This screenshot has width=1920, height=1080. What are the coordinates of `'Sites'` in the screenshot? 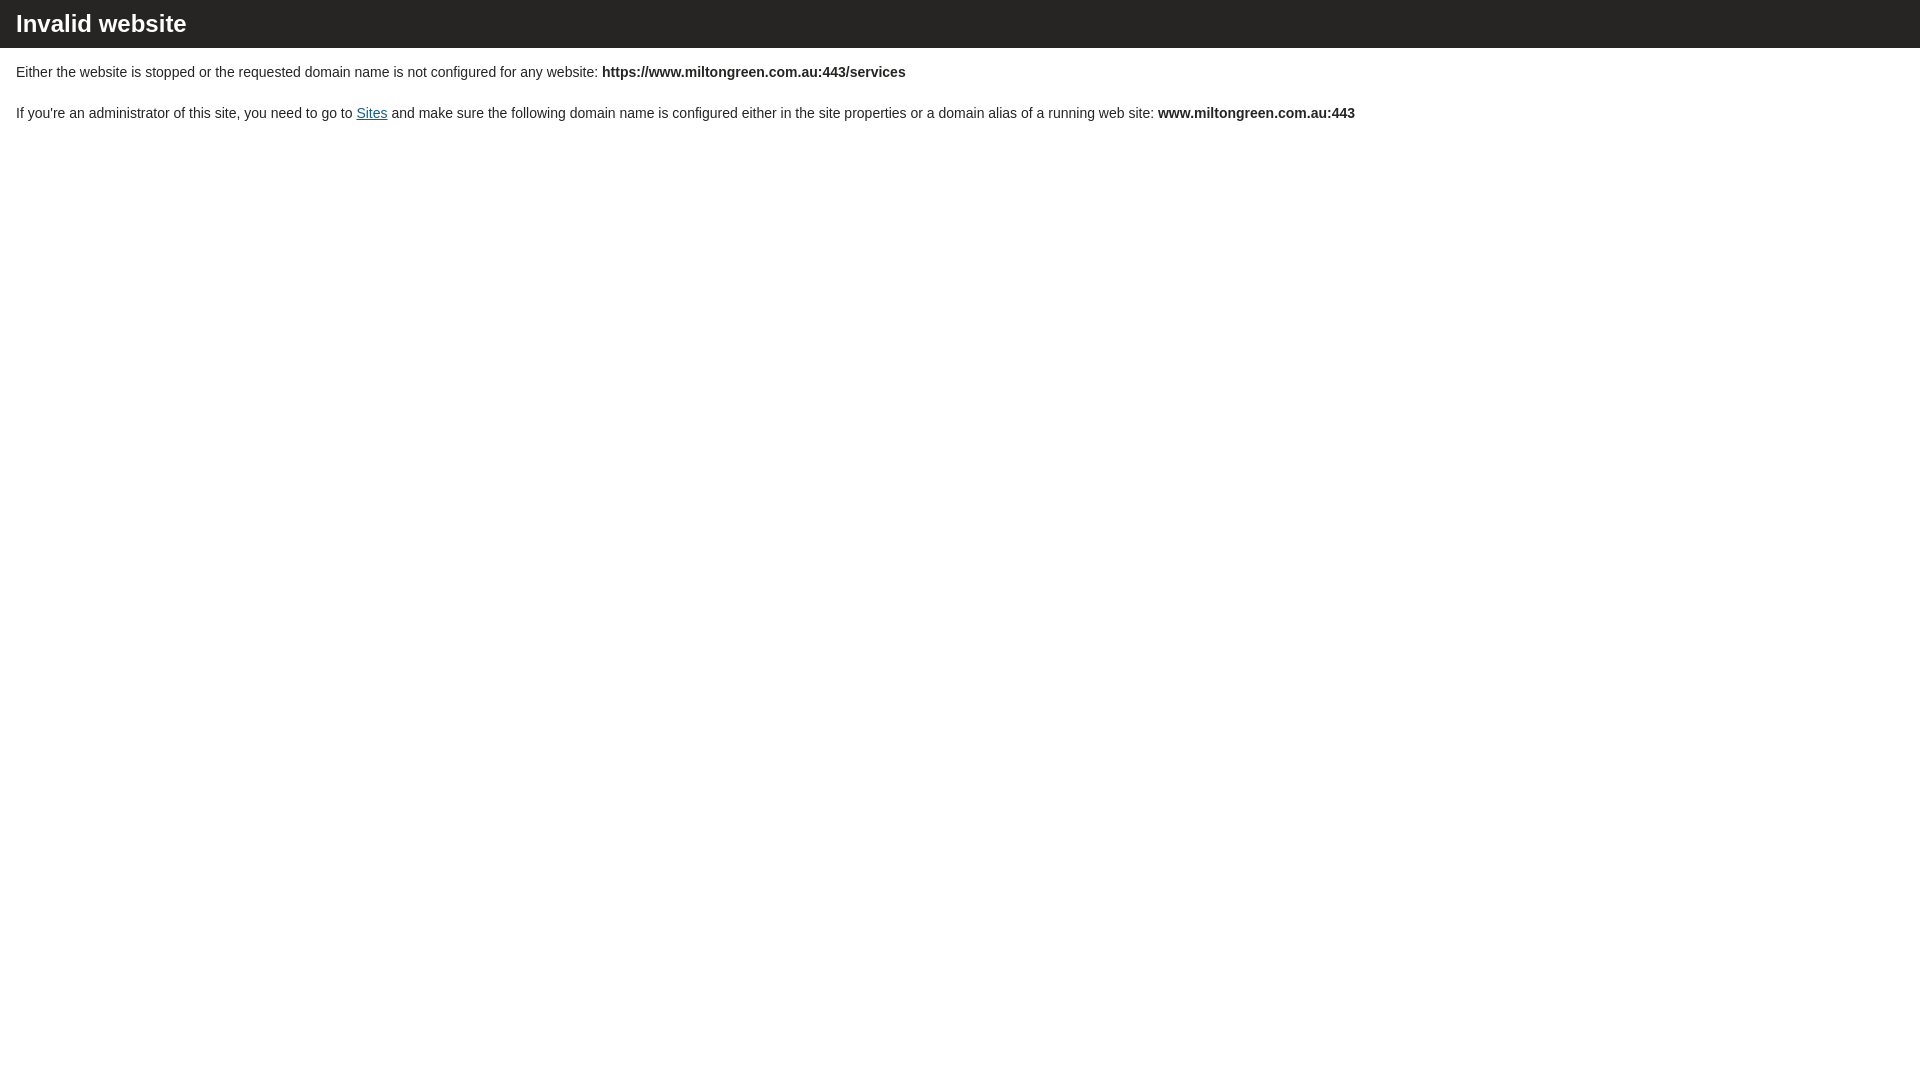 It's located at (371, 112).